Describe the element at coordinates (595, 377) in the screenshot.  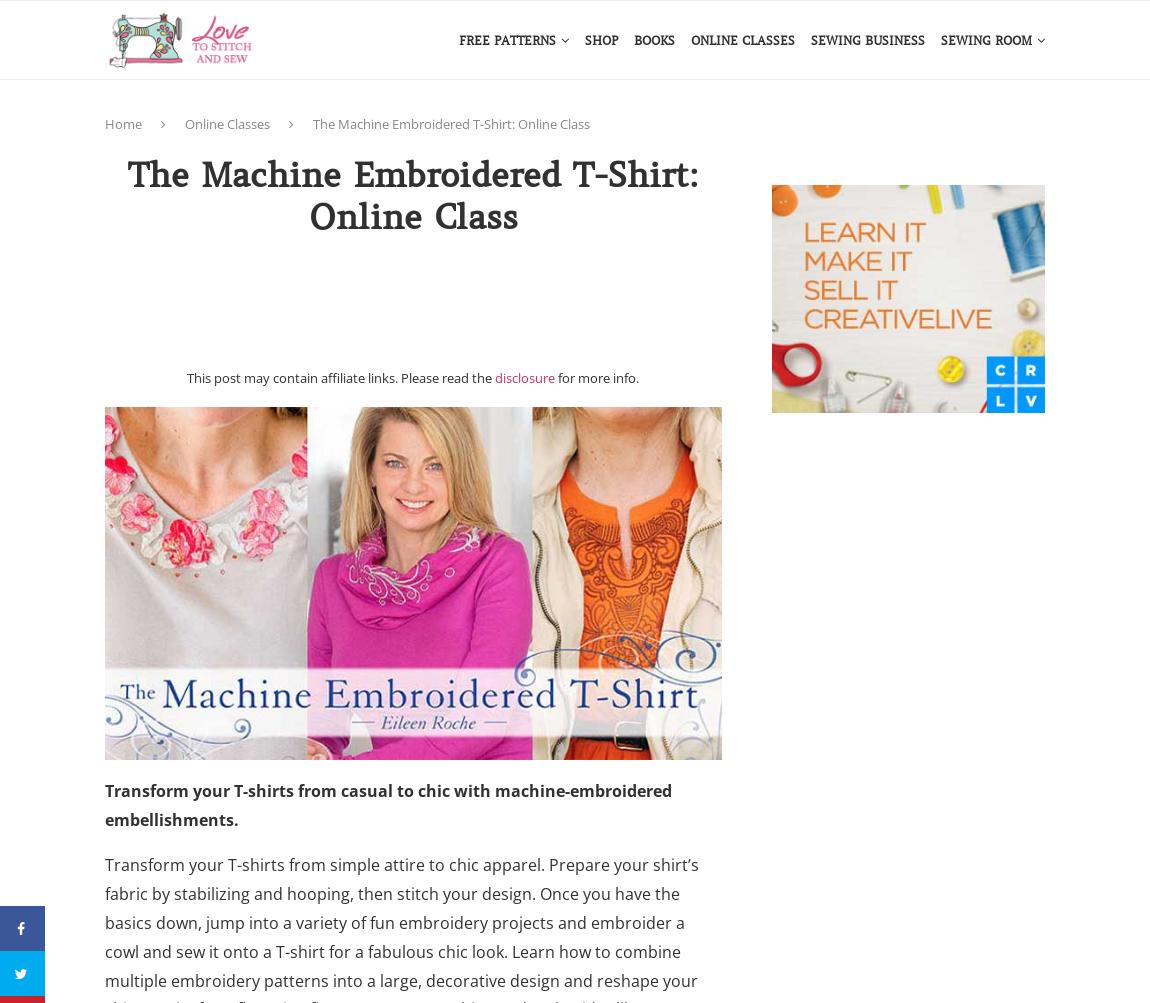
I see `'for more info.'` at that location.